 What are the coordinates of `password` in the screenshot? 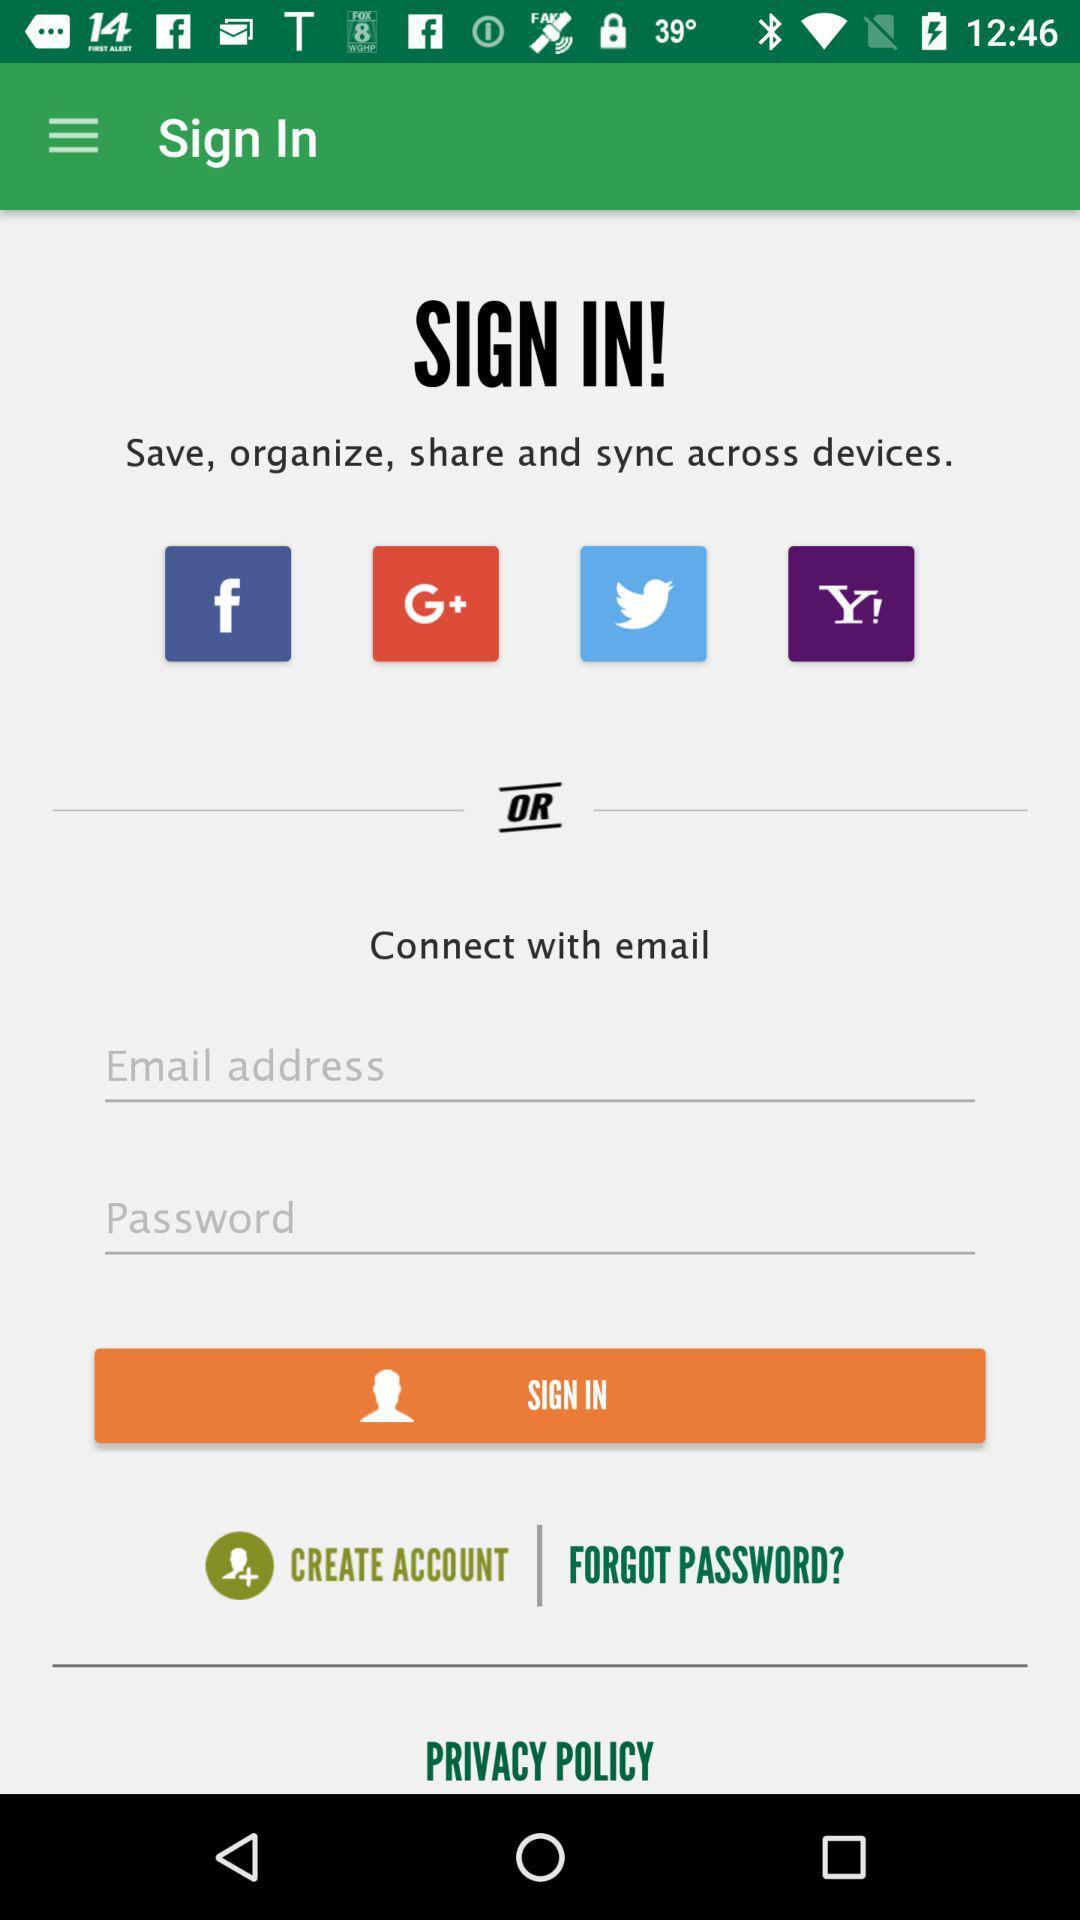 It's located at (540, 1218).